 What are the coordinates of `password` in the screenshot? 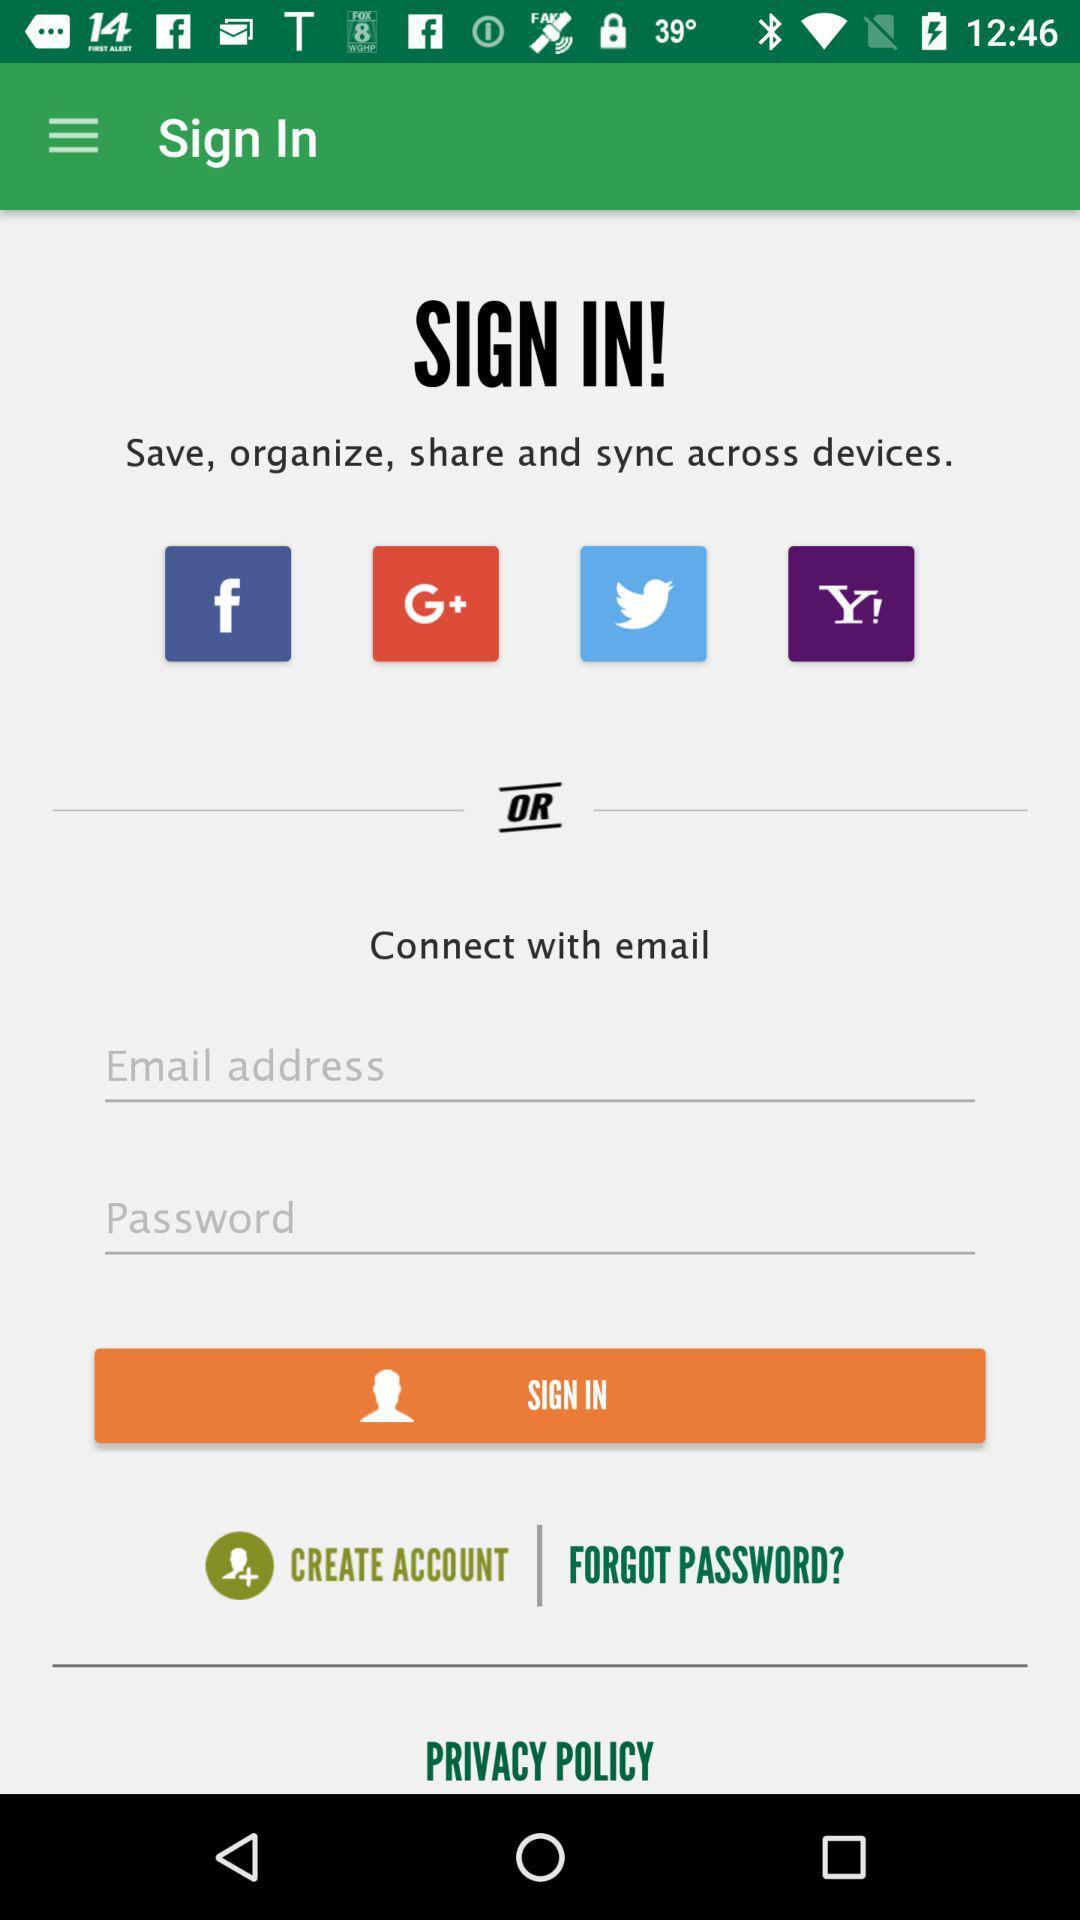 It's located at (540, 1218).